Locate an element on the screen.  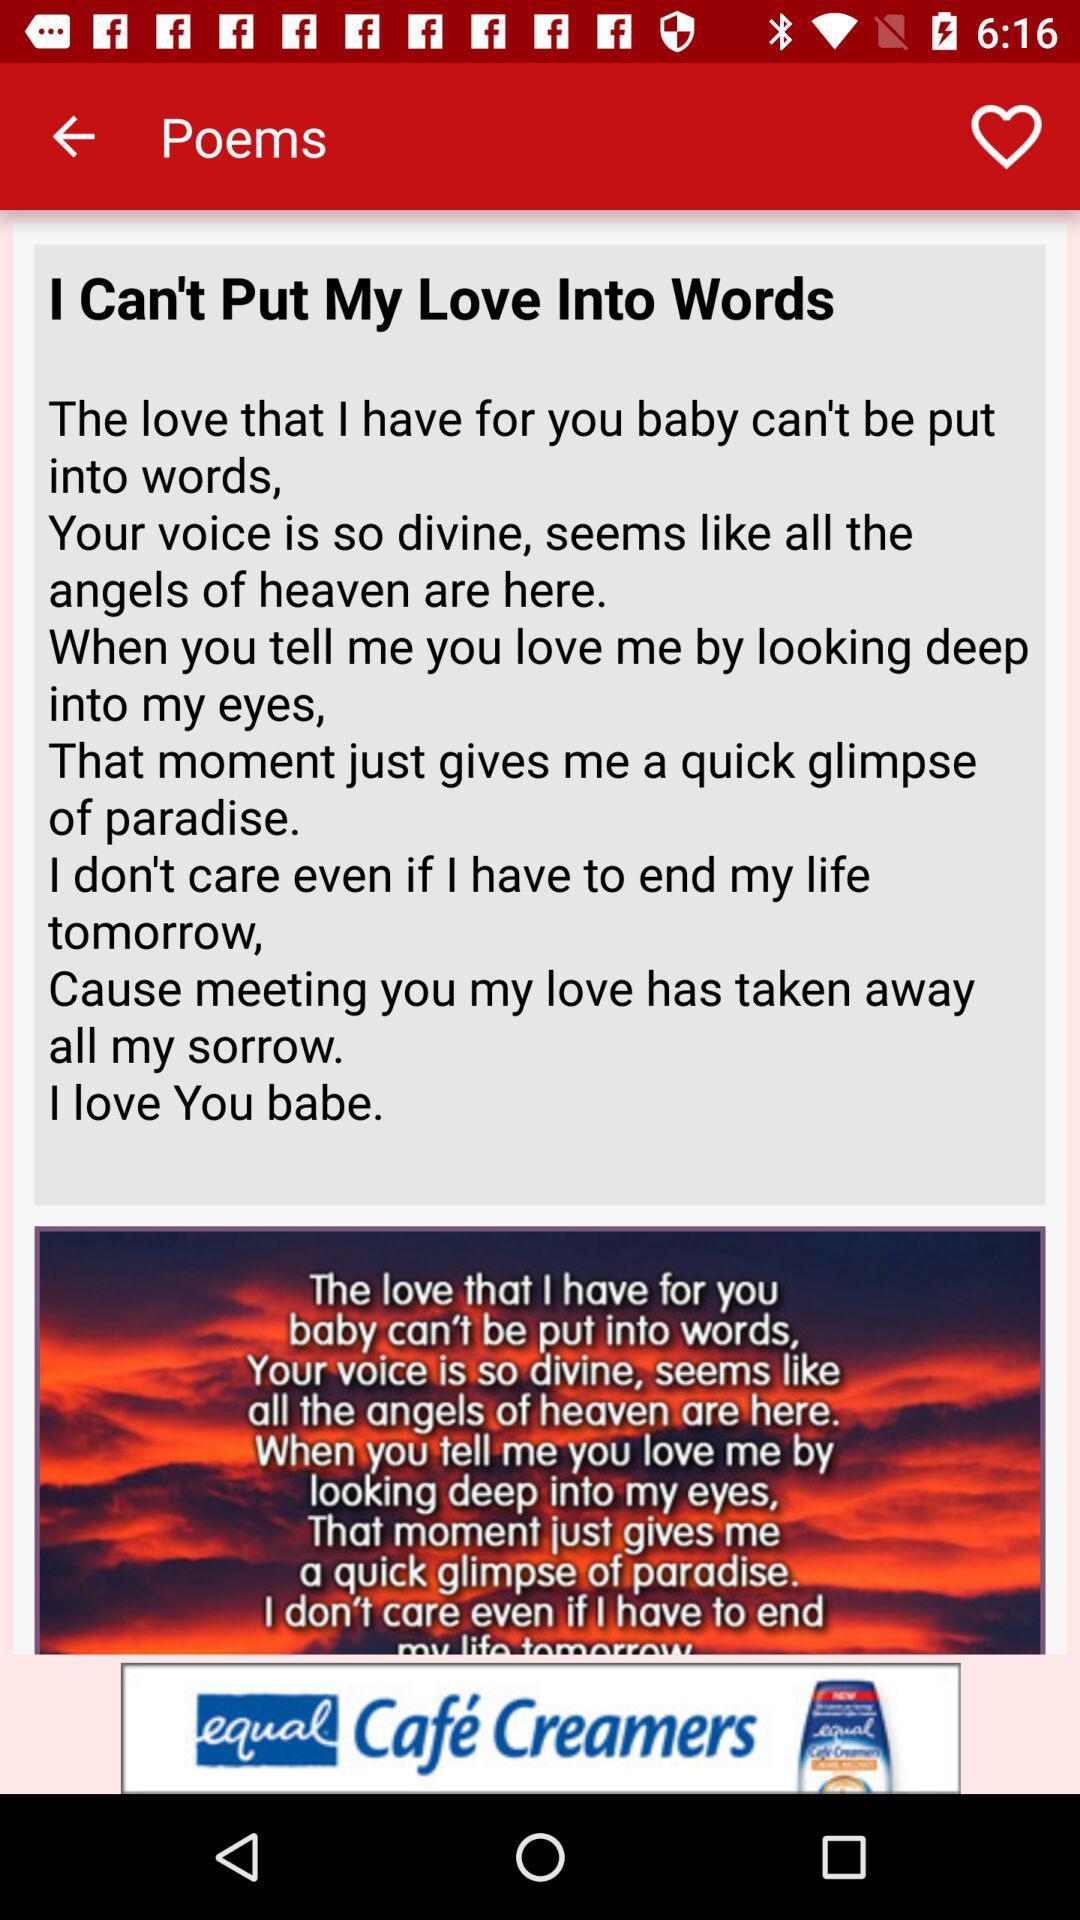
to advertisement box is located at coordinates (540, 1727).